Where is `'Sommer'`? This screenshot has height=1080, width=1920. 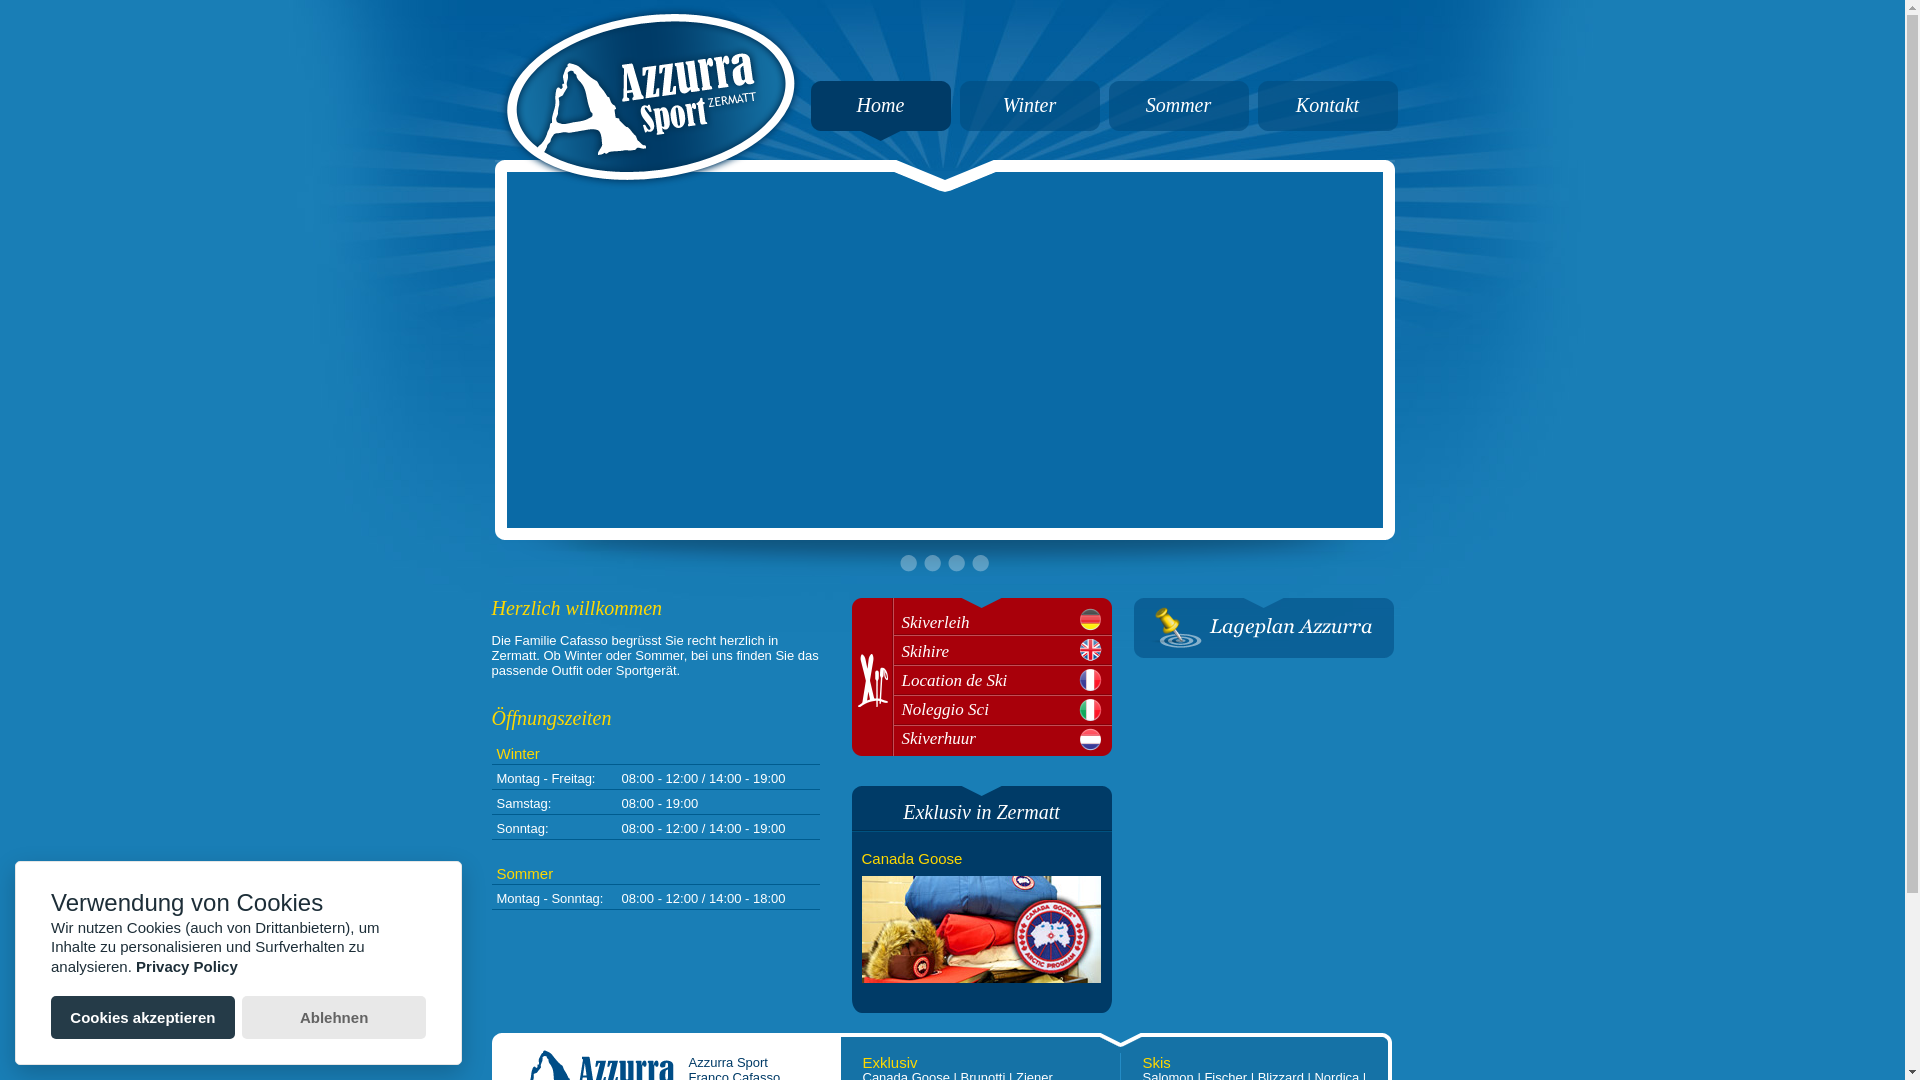 'Sommer' is located at coordinates (1179, 104).